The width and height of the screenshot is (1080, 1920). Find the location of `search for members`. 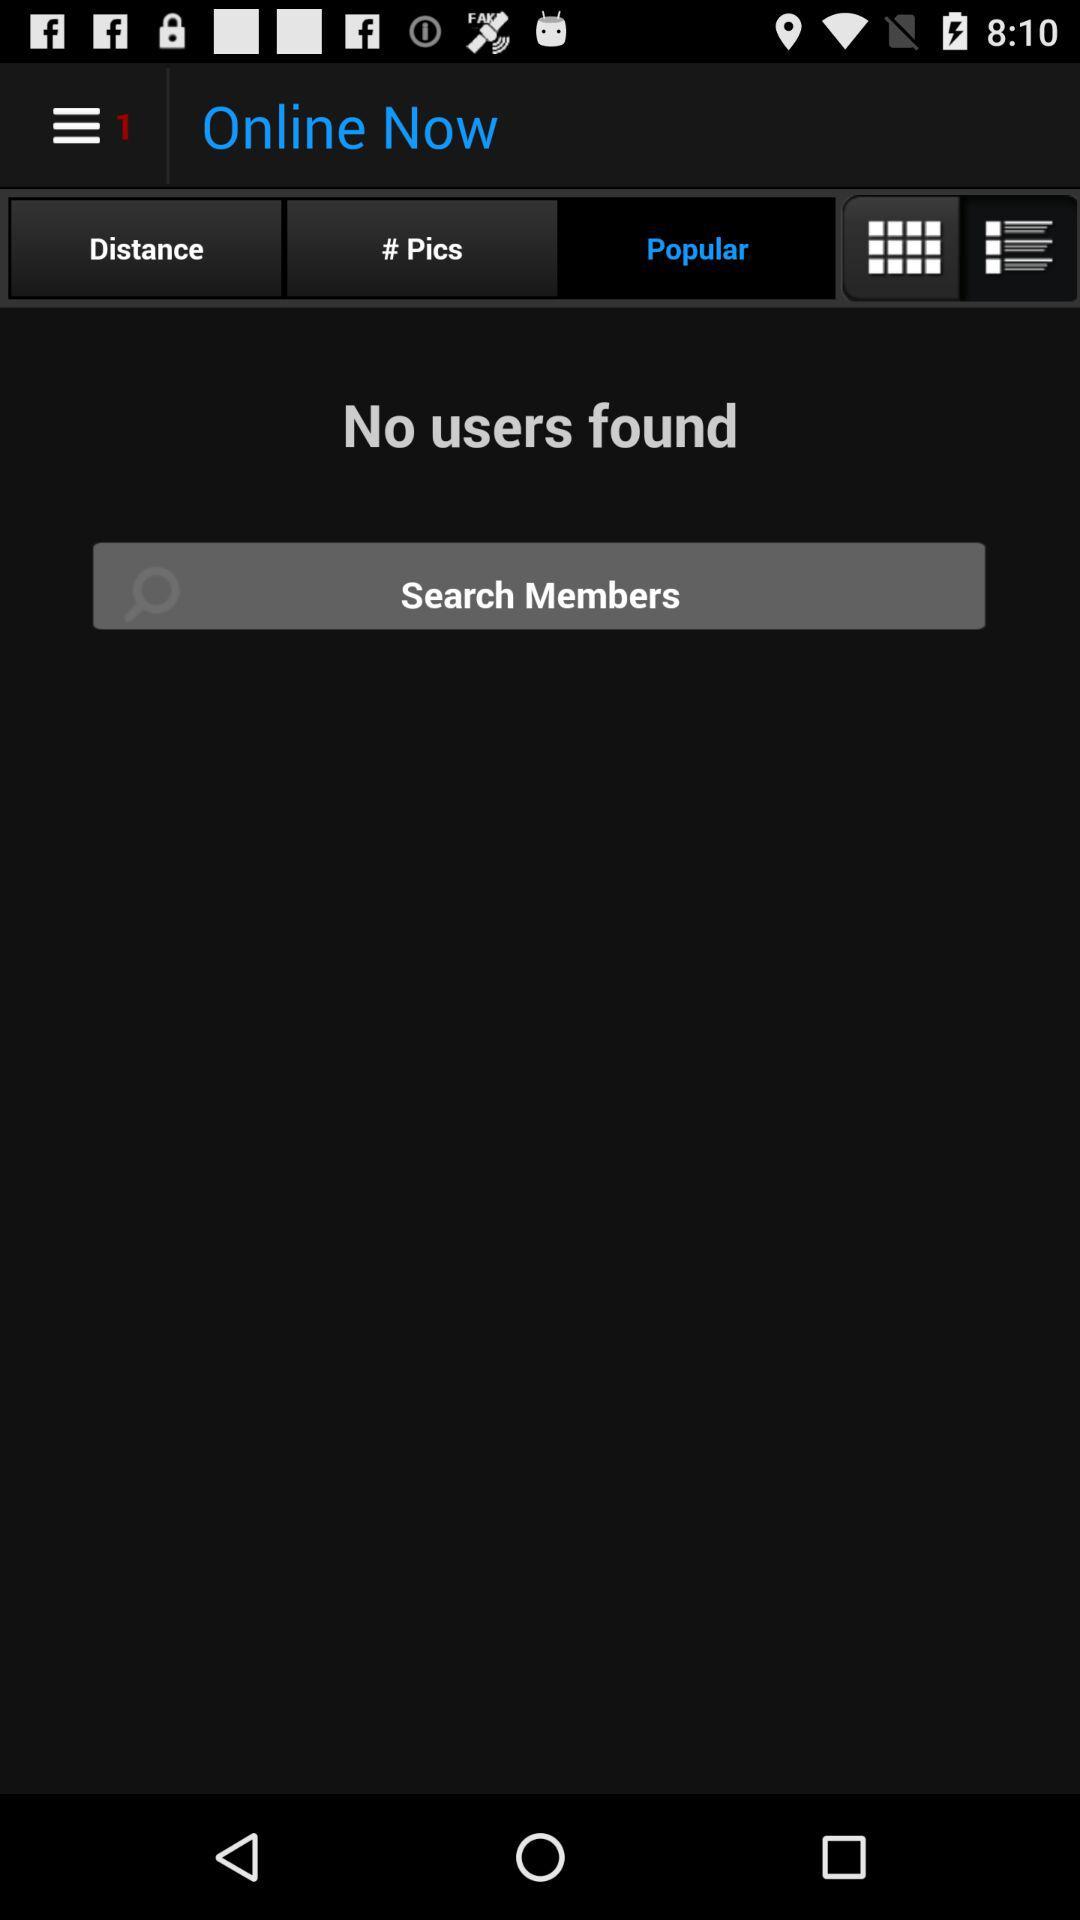

search for members is located at coordinates (540, 593).